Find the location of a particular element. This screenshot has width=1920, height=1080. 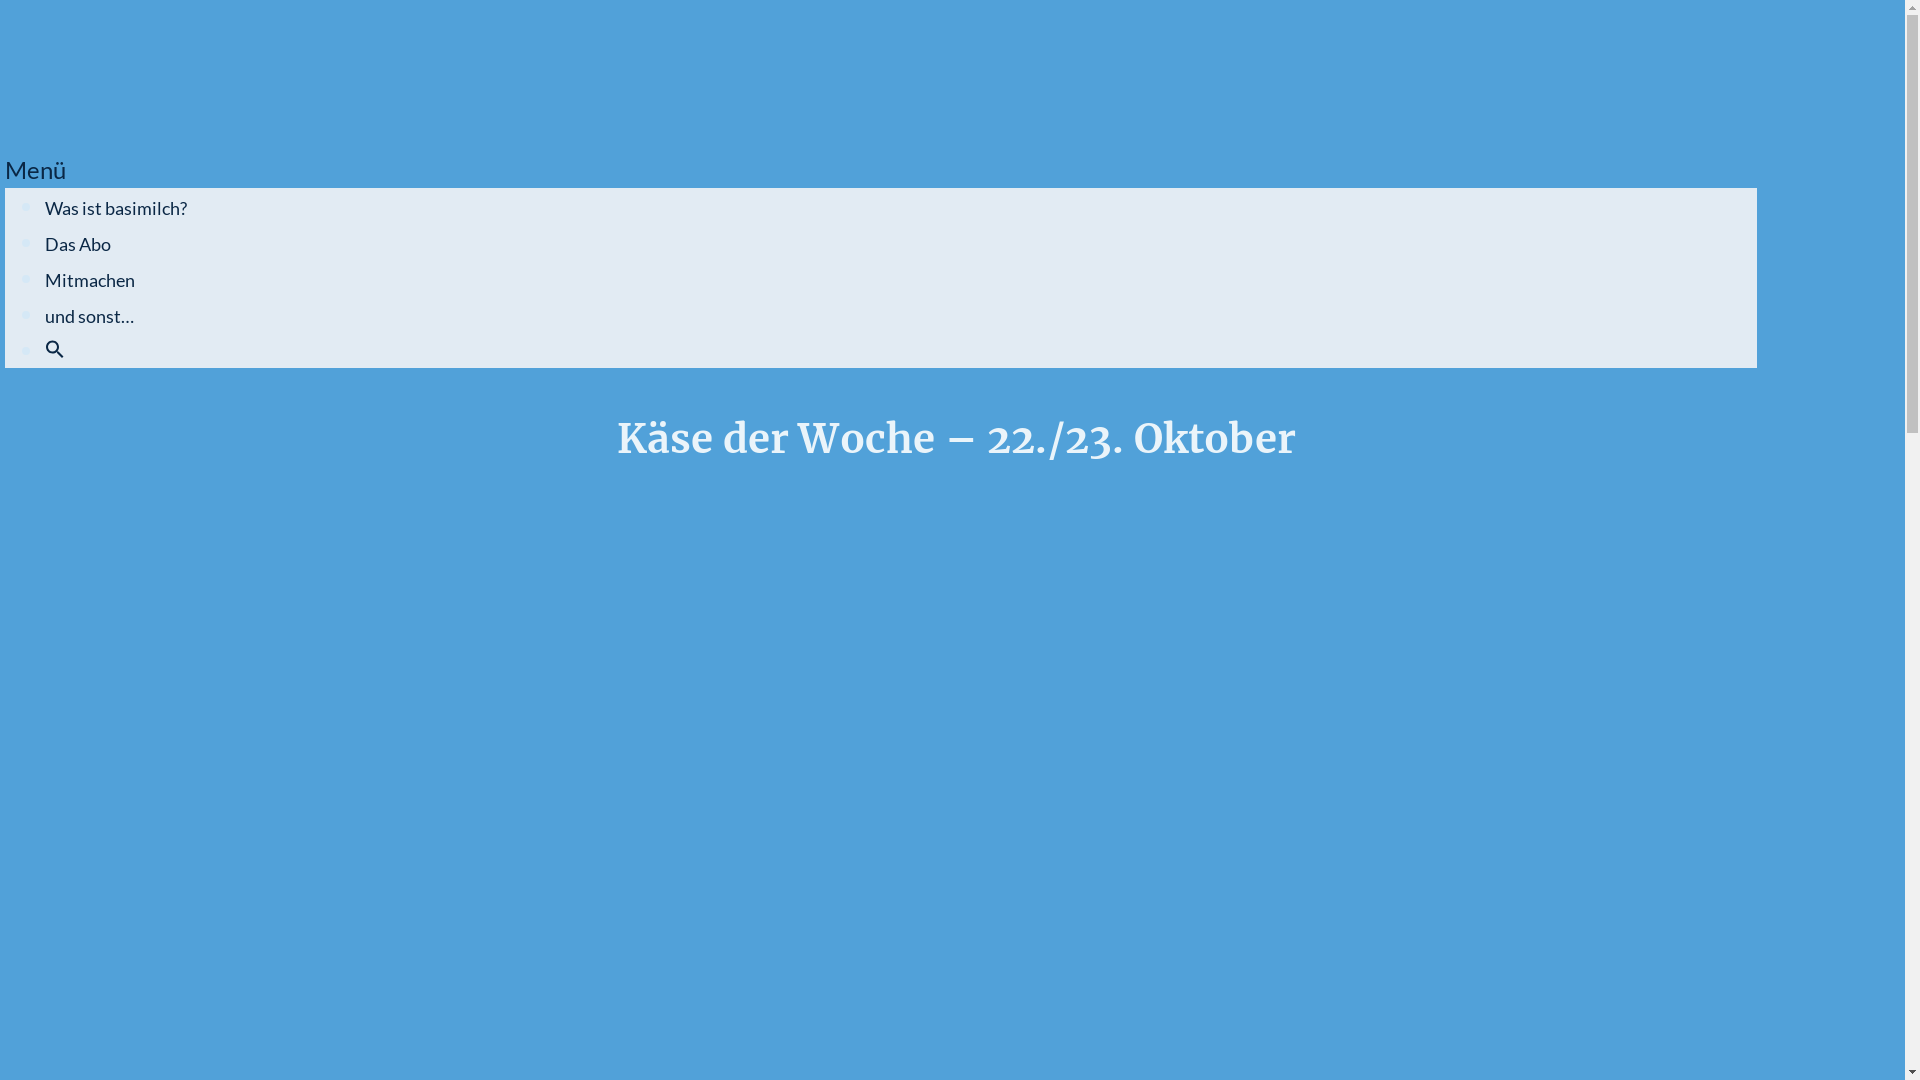

'cropped-cropped-basimilch_logo_white_on_blue-1-1.png' is located at coordinates (71, 70).